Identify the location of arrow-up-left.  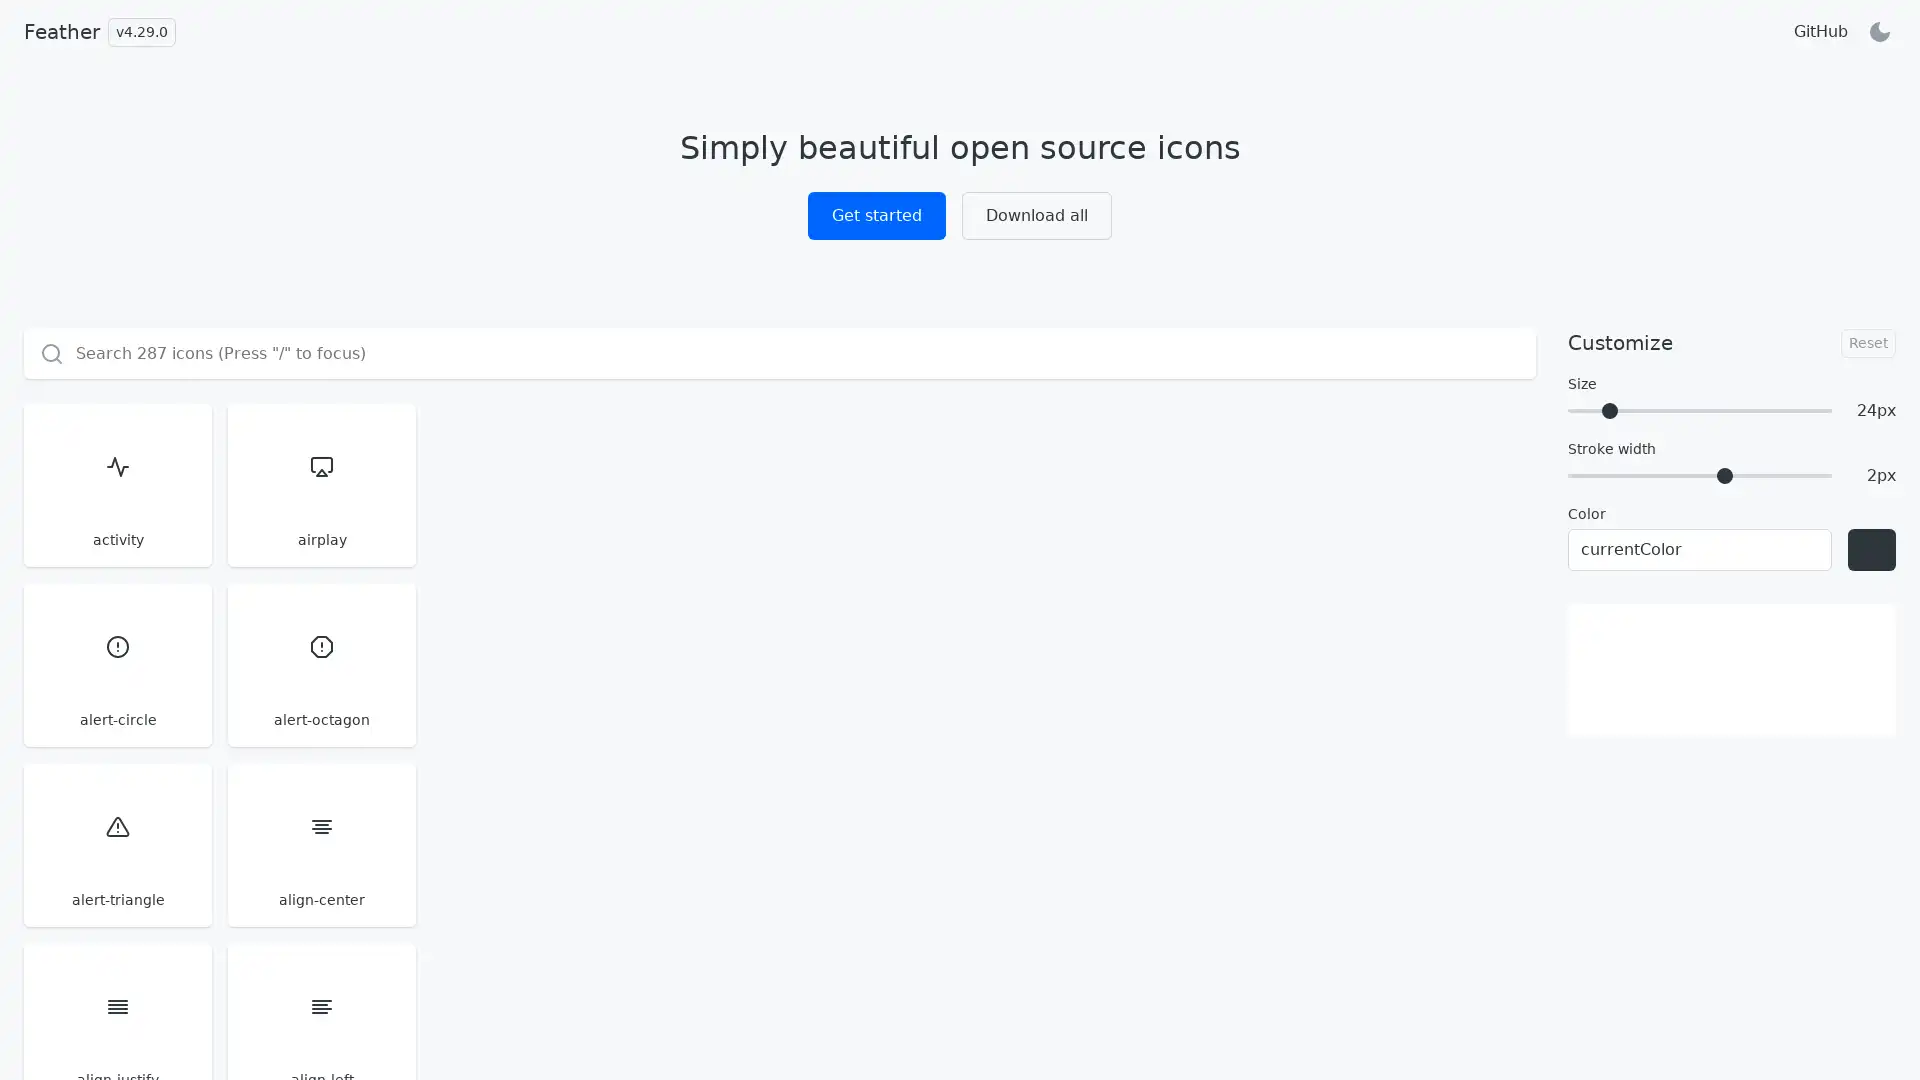
(608, 844).